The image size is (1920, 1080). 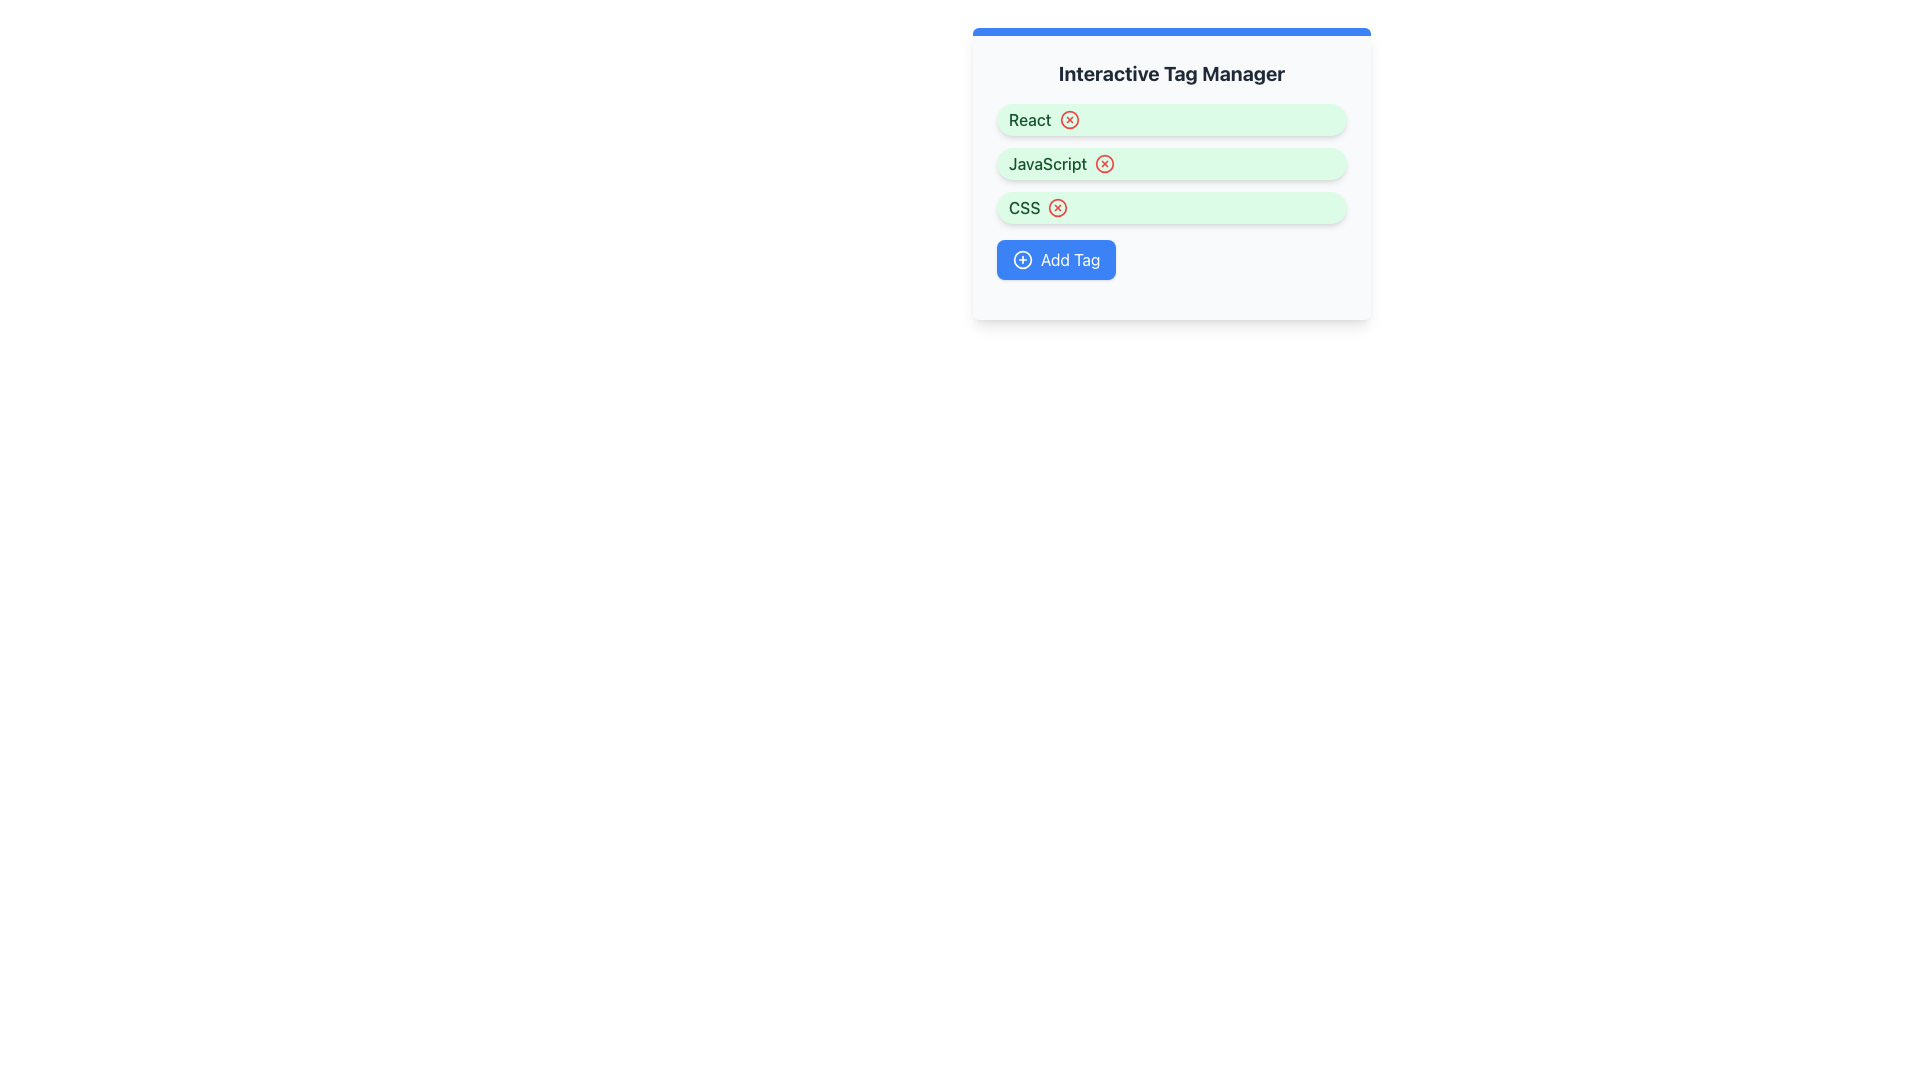 I want to click on the text label reading 'JavaScript' which is styled in dark green and positioned within a light green rounded rectangular badge, so click(x=1047, y=163).